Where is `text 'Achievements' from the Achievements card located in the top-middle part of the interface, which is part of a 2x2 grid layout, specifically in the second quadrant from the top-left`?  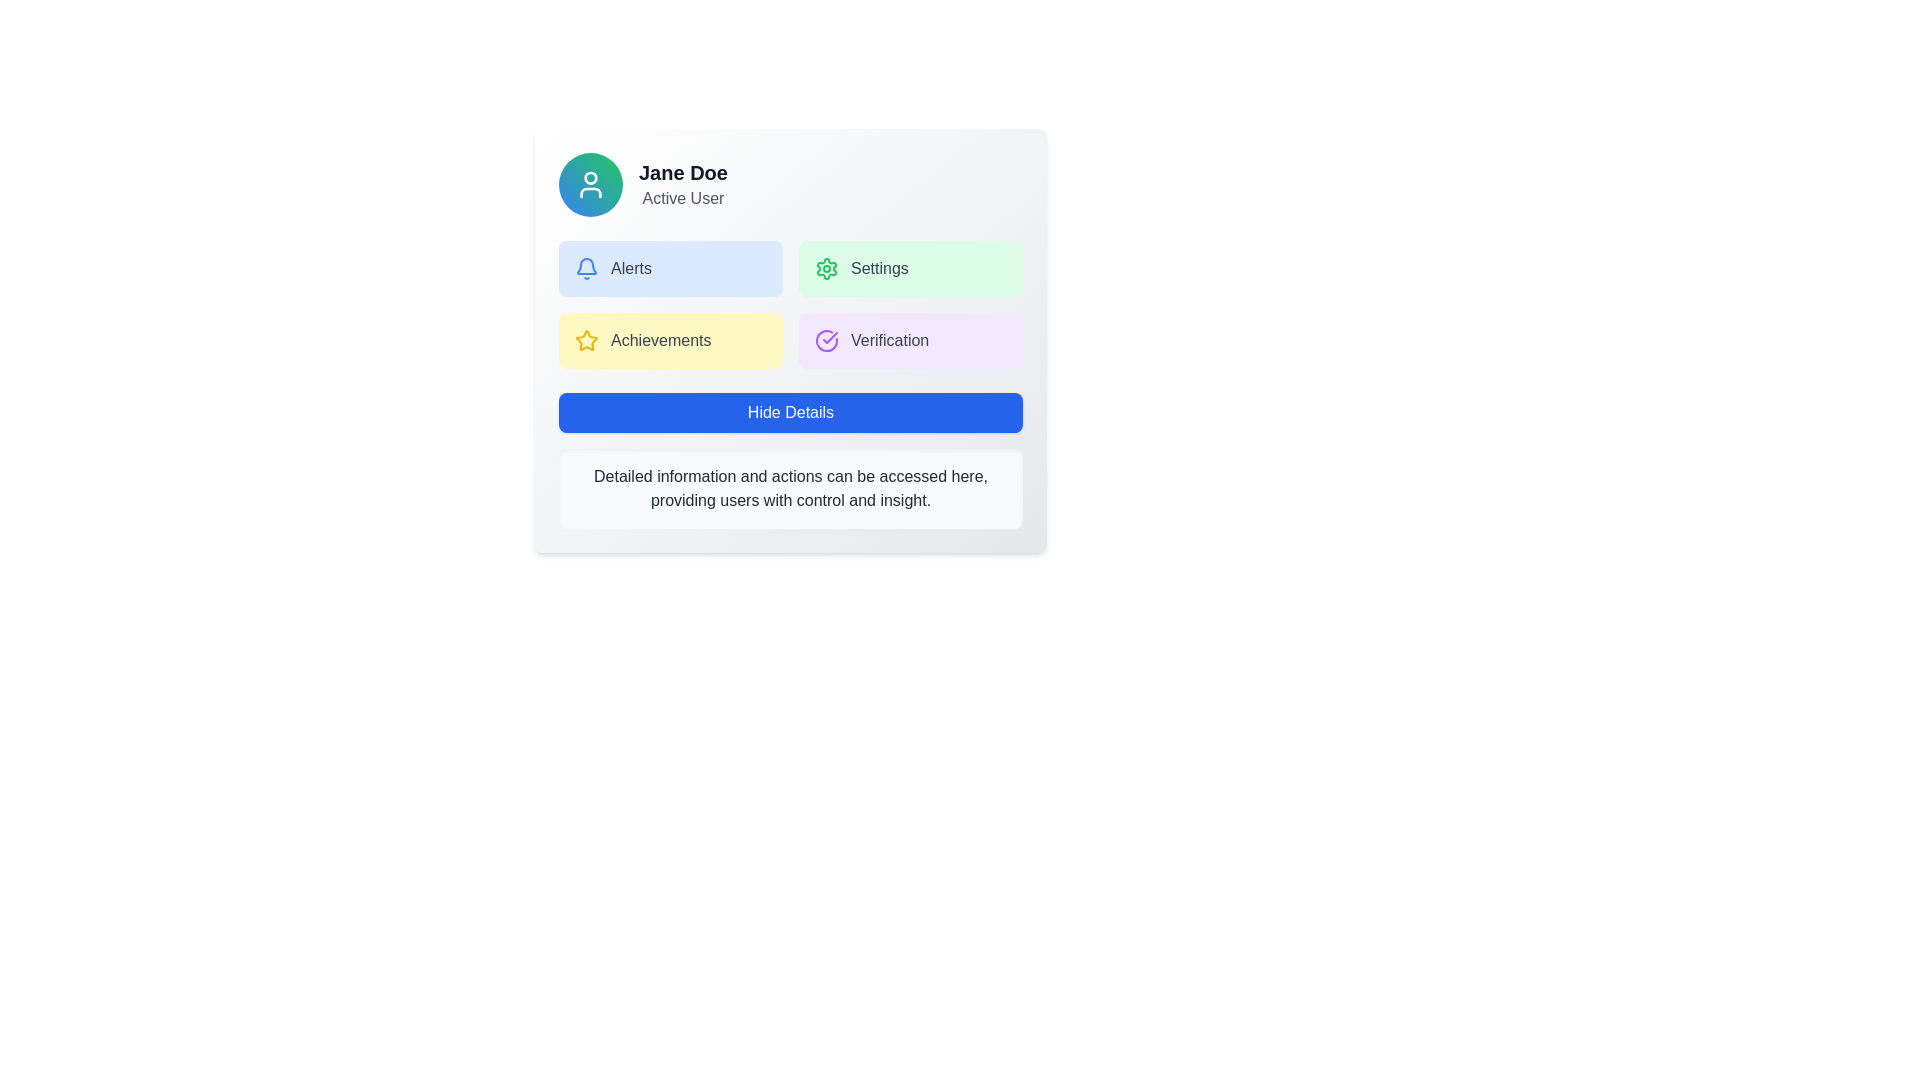 text 'Achievements' from the Achievements card located in the top-middle part of the interface, which is part of a 2x2 grid layout, specifically in the second quadrant from the top-left is located at coordinates (671, 339).